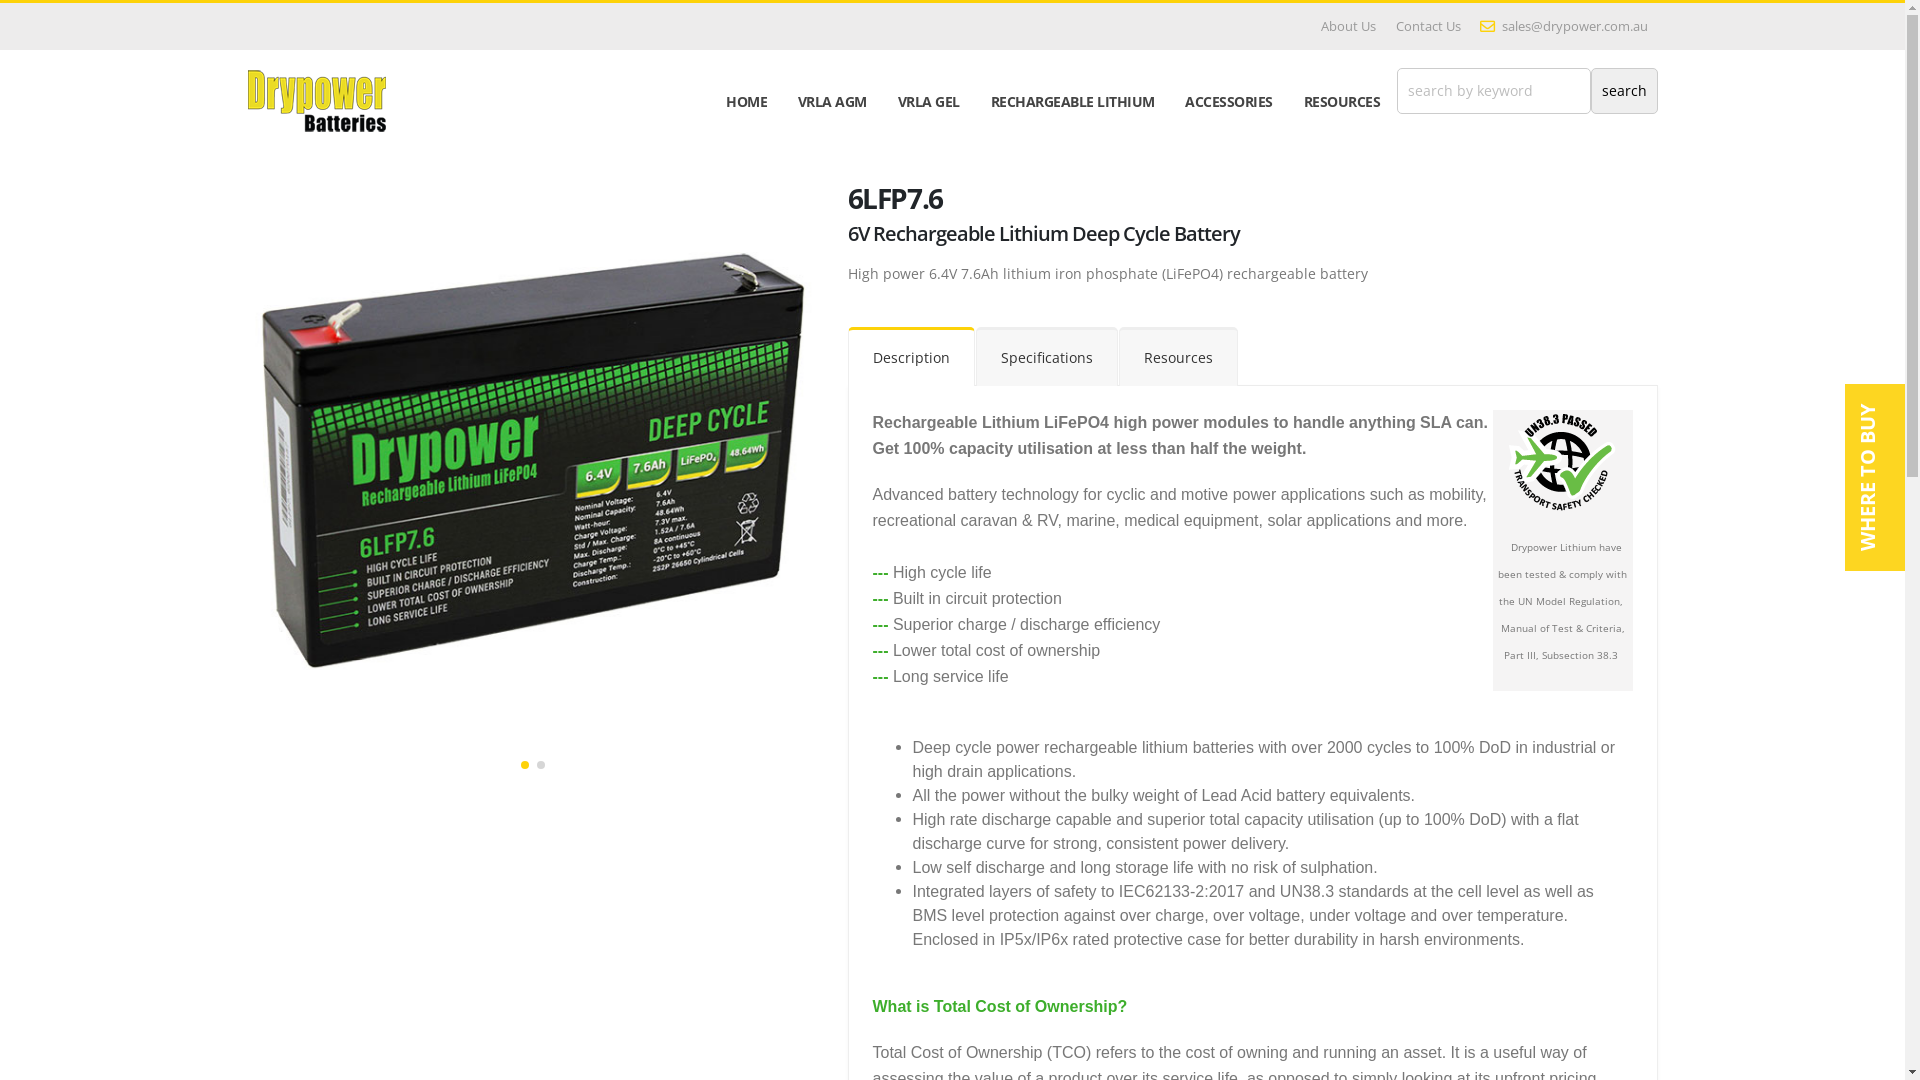 Image resolution: width=1920 pixels, height=1080 pixels. I want to click on 'Resources', so click(1177, 355).